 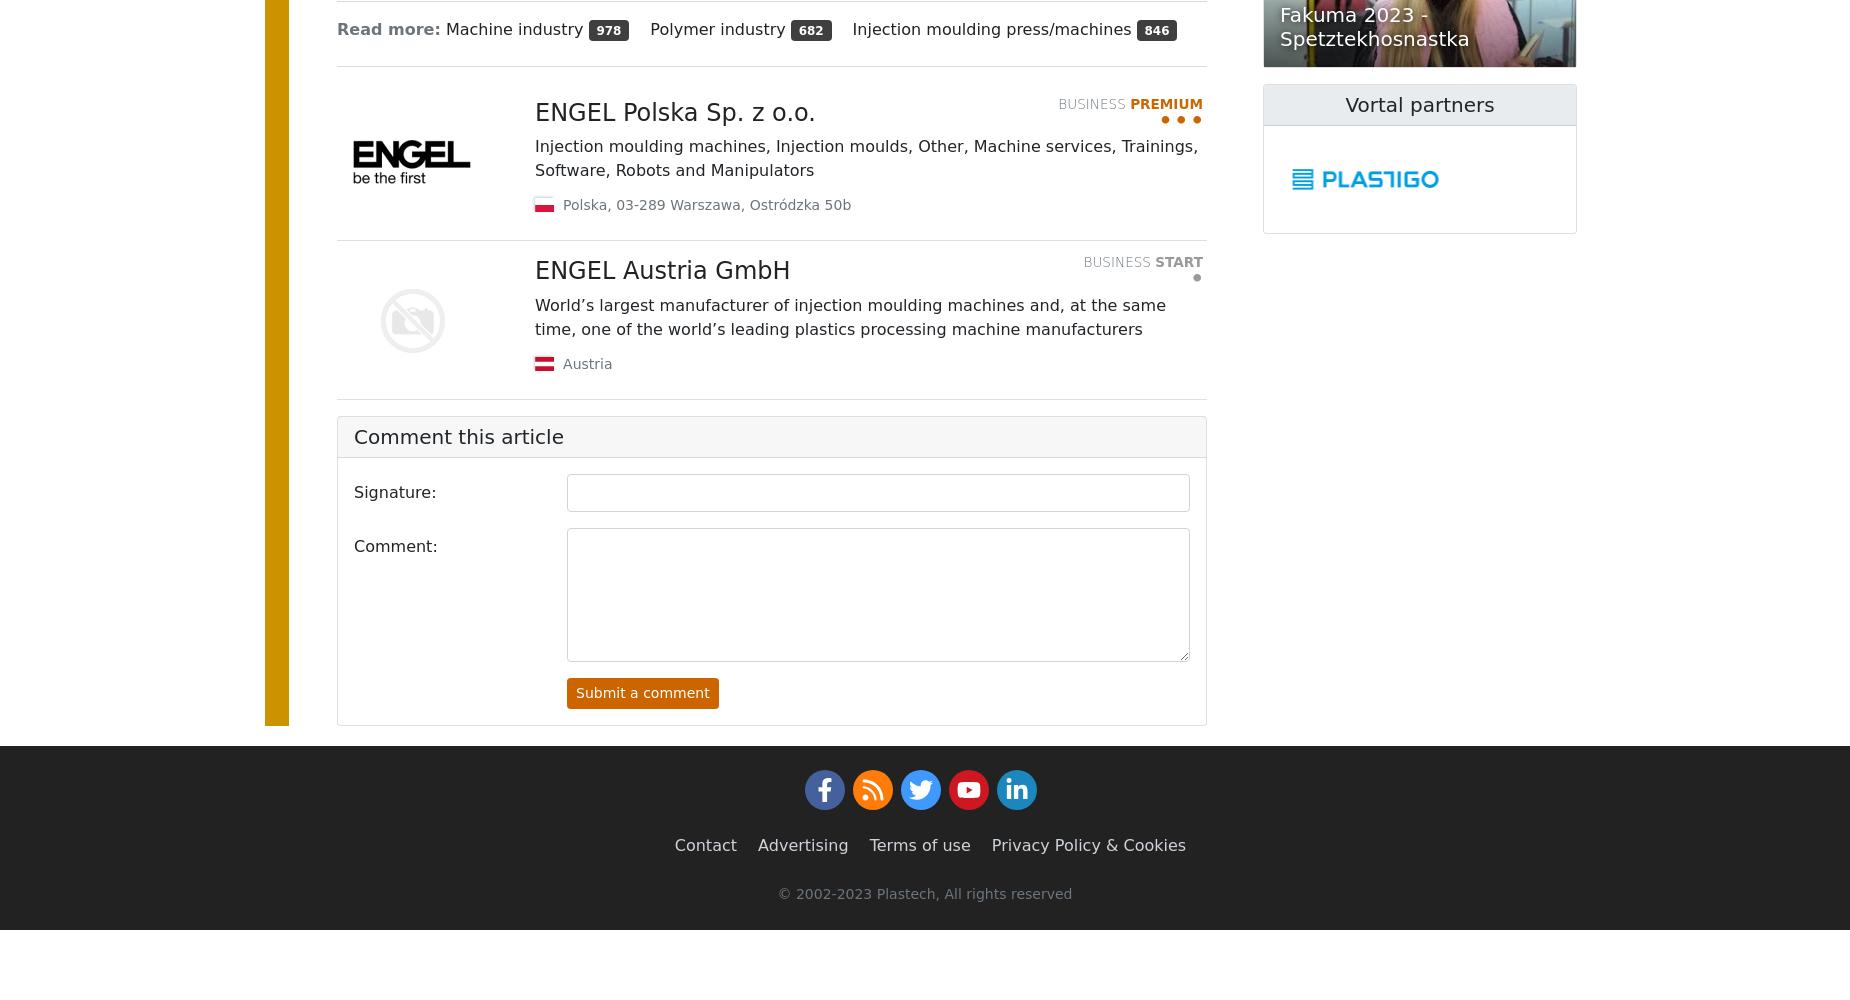 I want to click on '© 2002-2023 Plastech, All rights reserved', so click(x=924, y=894).